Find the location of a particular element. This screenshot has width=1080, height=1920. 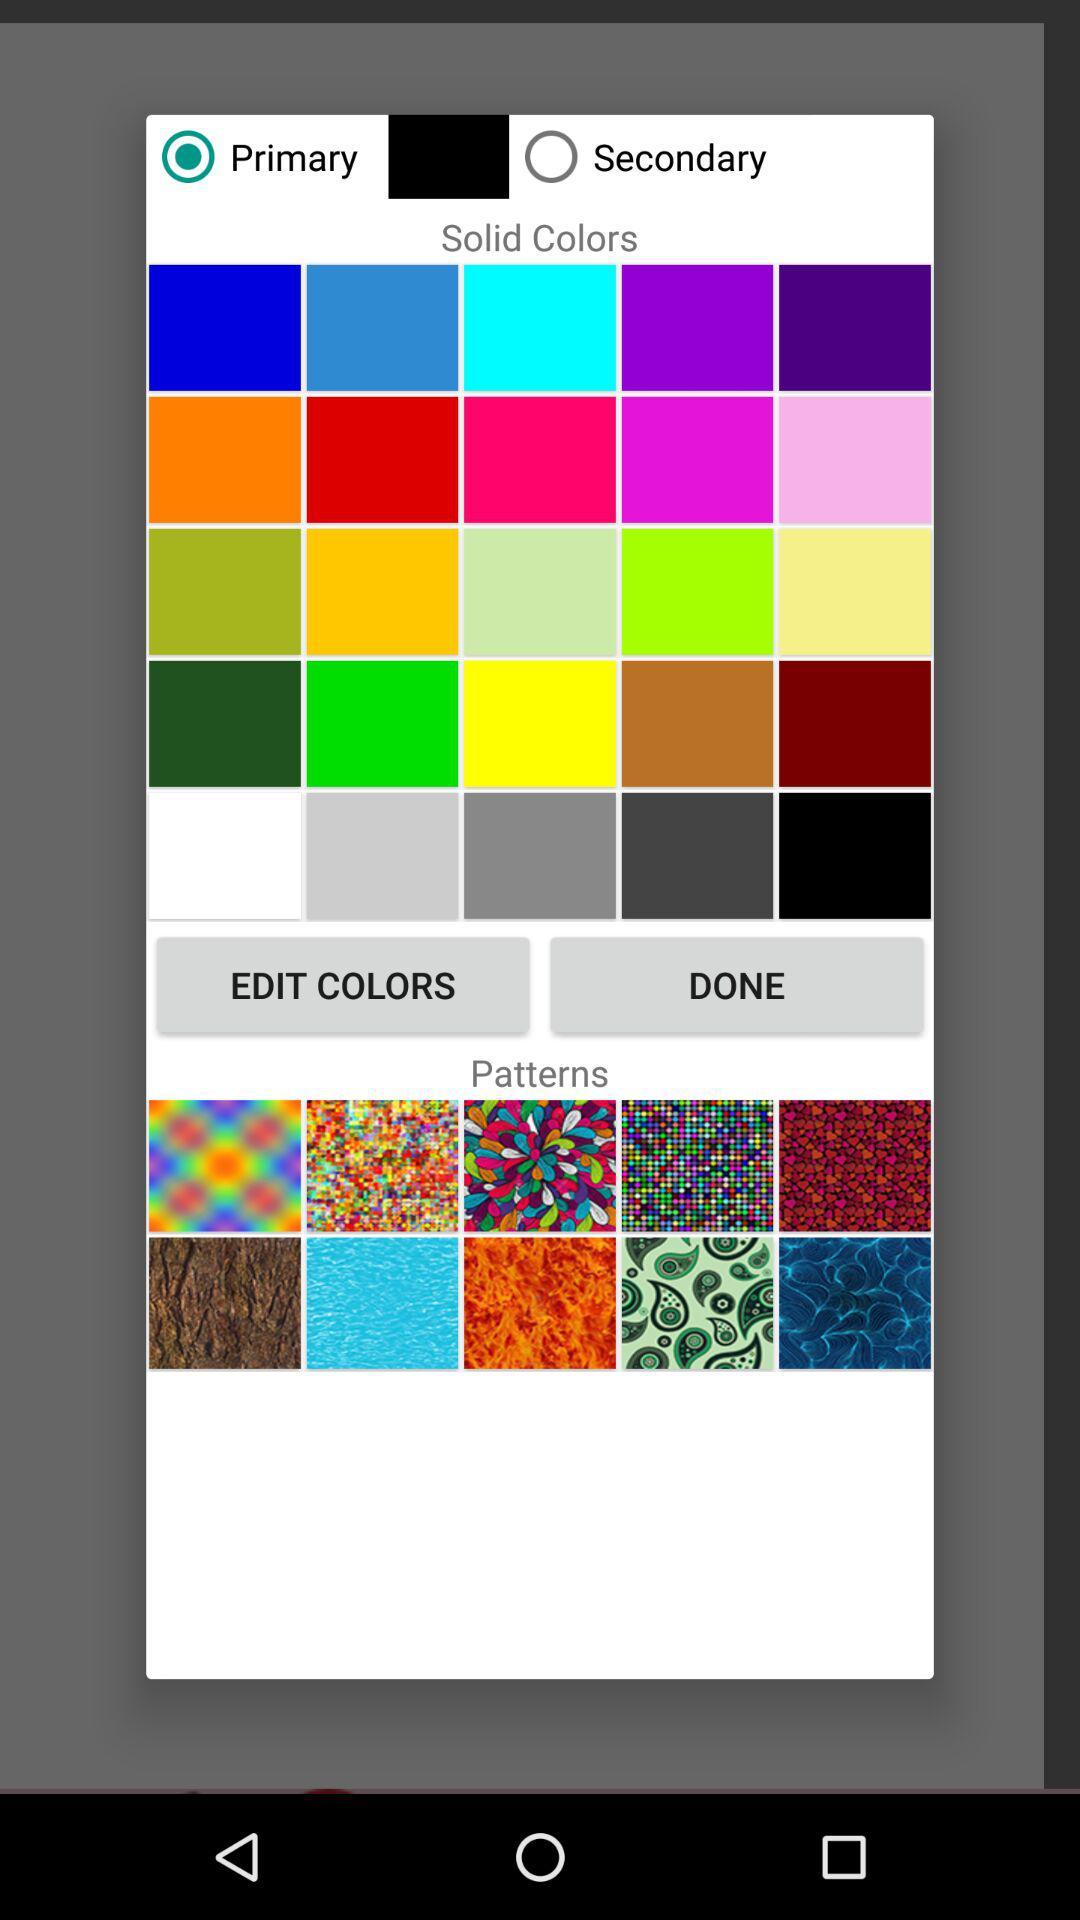

choose color is located at coordinates (540, 458).